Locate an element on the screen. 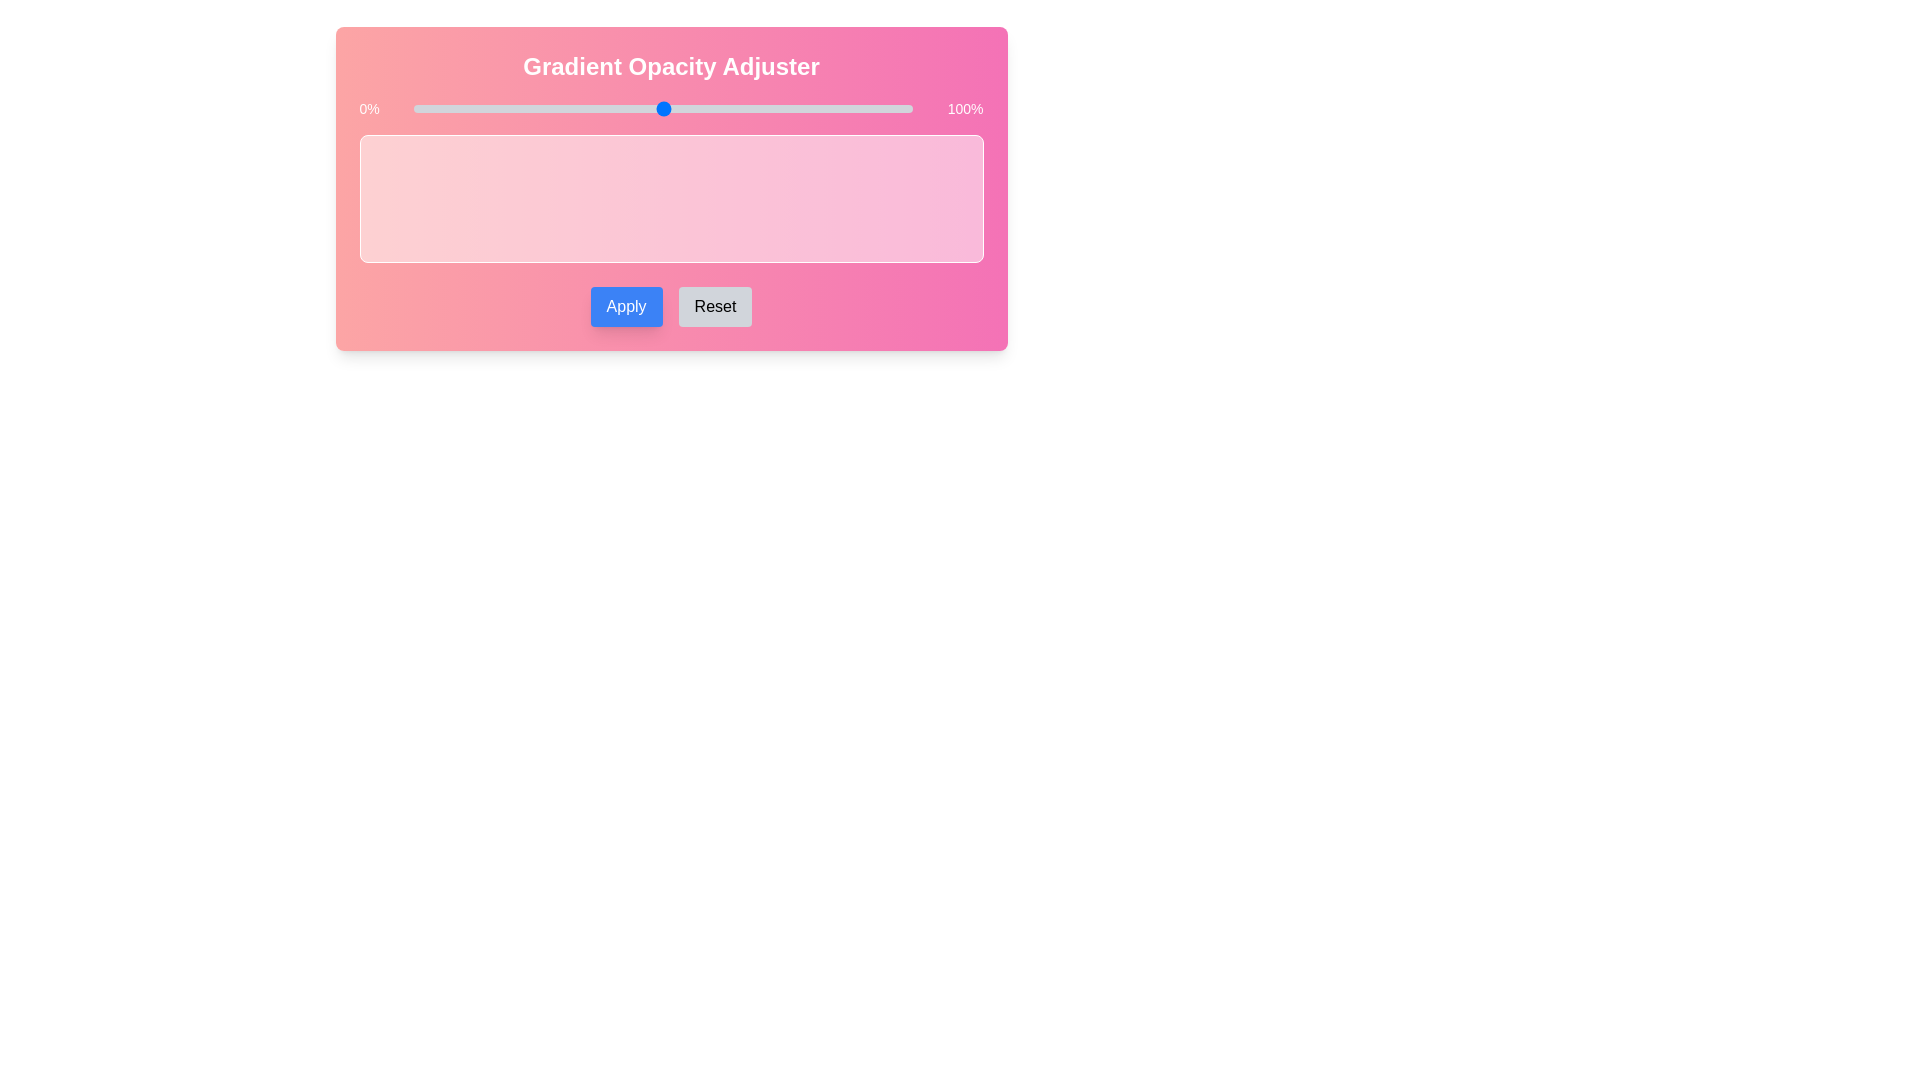 Image resolution: width=1920 pixels, height=1080 pixels. the slider to set the gradient opacity to 40% is located at coordinates (612, 108).